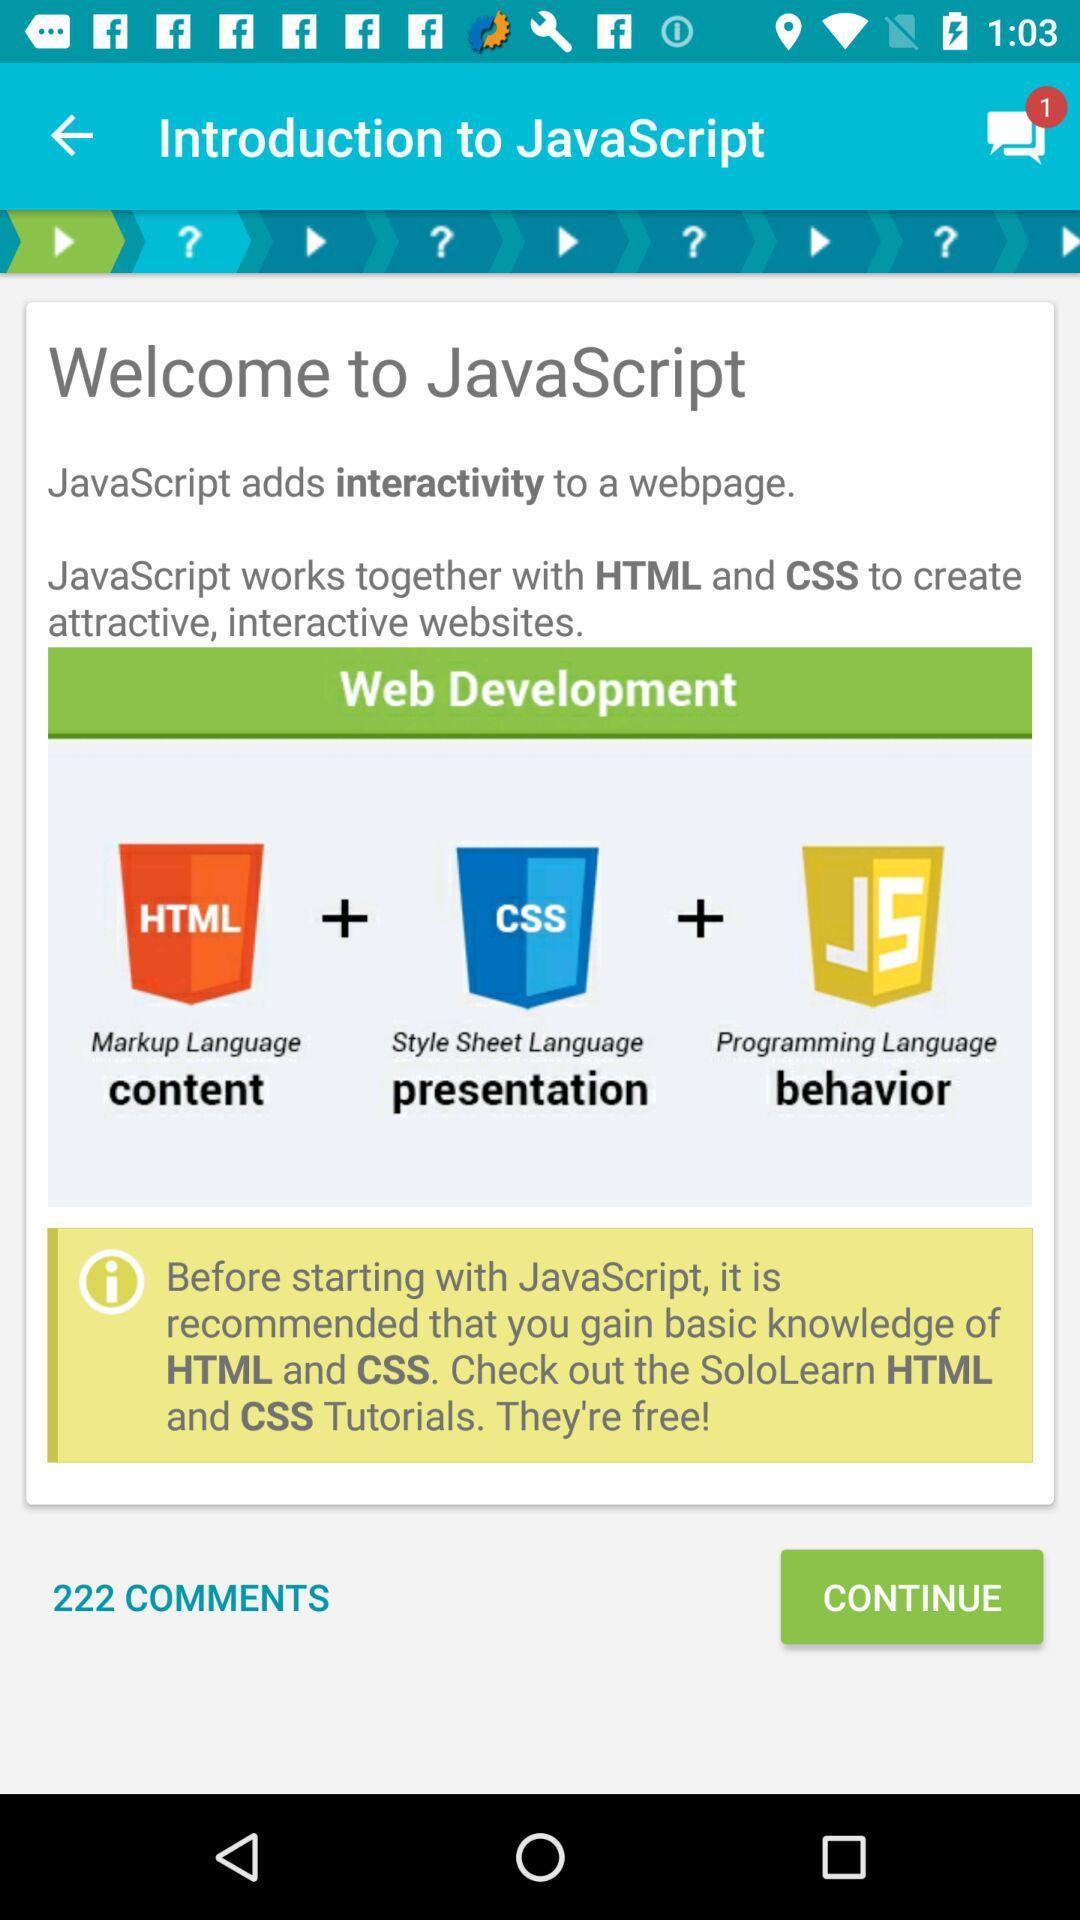 This screenshot has height=1920, width=1080. I want to click on whats new, so click(439, 240).